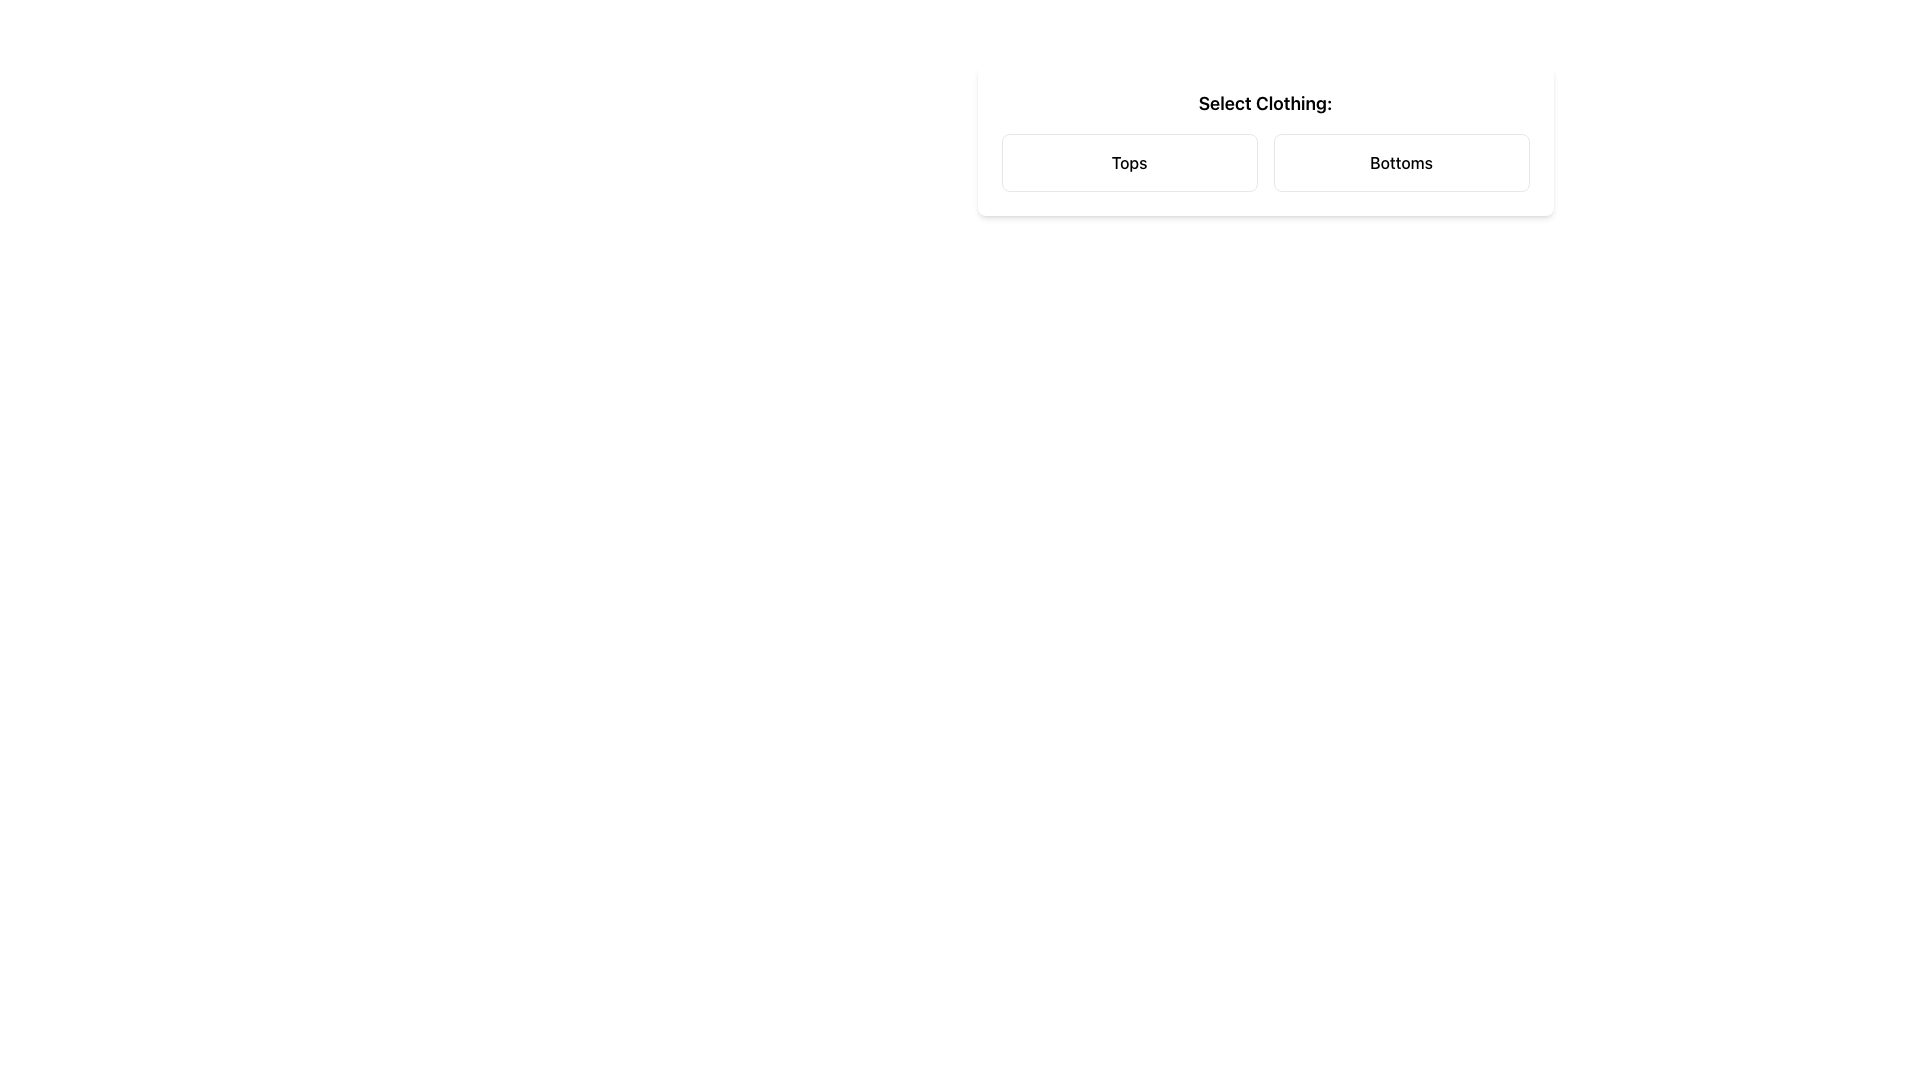 The image size is (1920, 1080). I want to click on the 'Tops' category selection button located to the left, so click(1129, 161).